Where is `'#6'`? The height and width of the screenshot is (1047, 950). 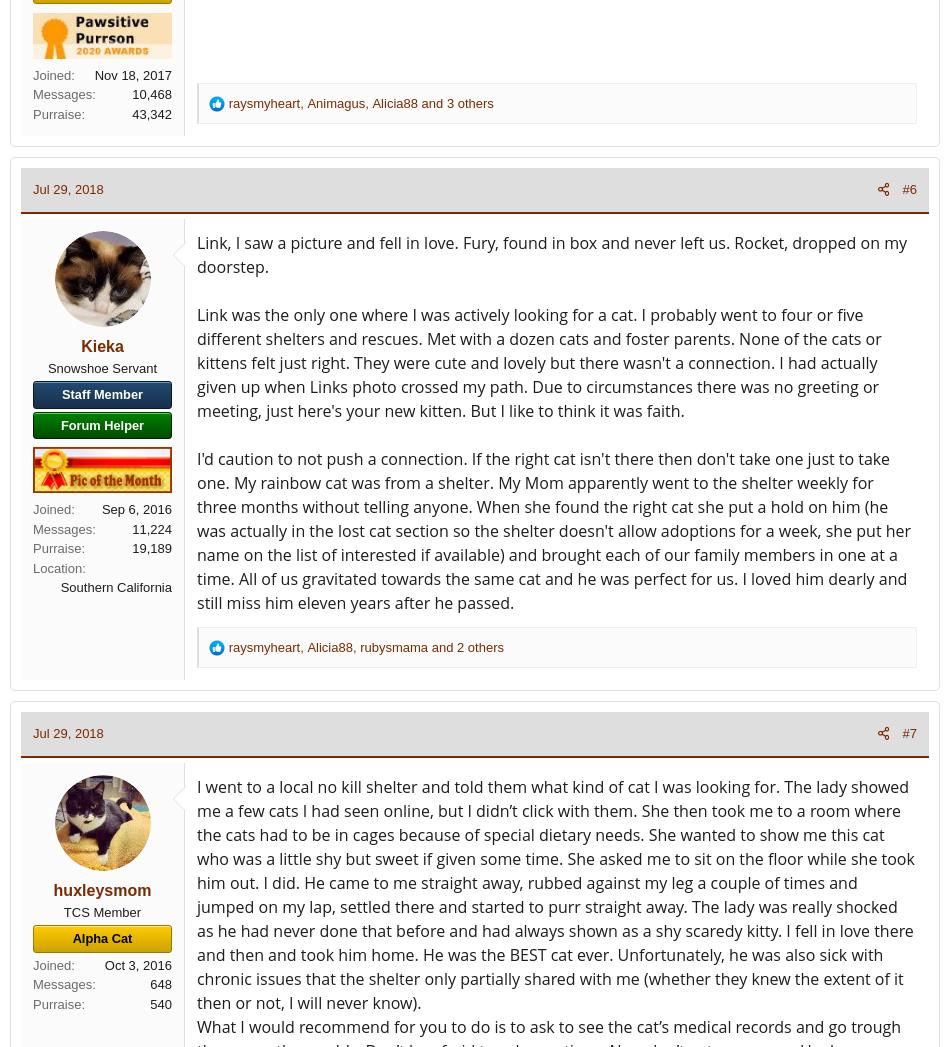 '#6' is located at coordinates (908, 189).